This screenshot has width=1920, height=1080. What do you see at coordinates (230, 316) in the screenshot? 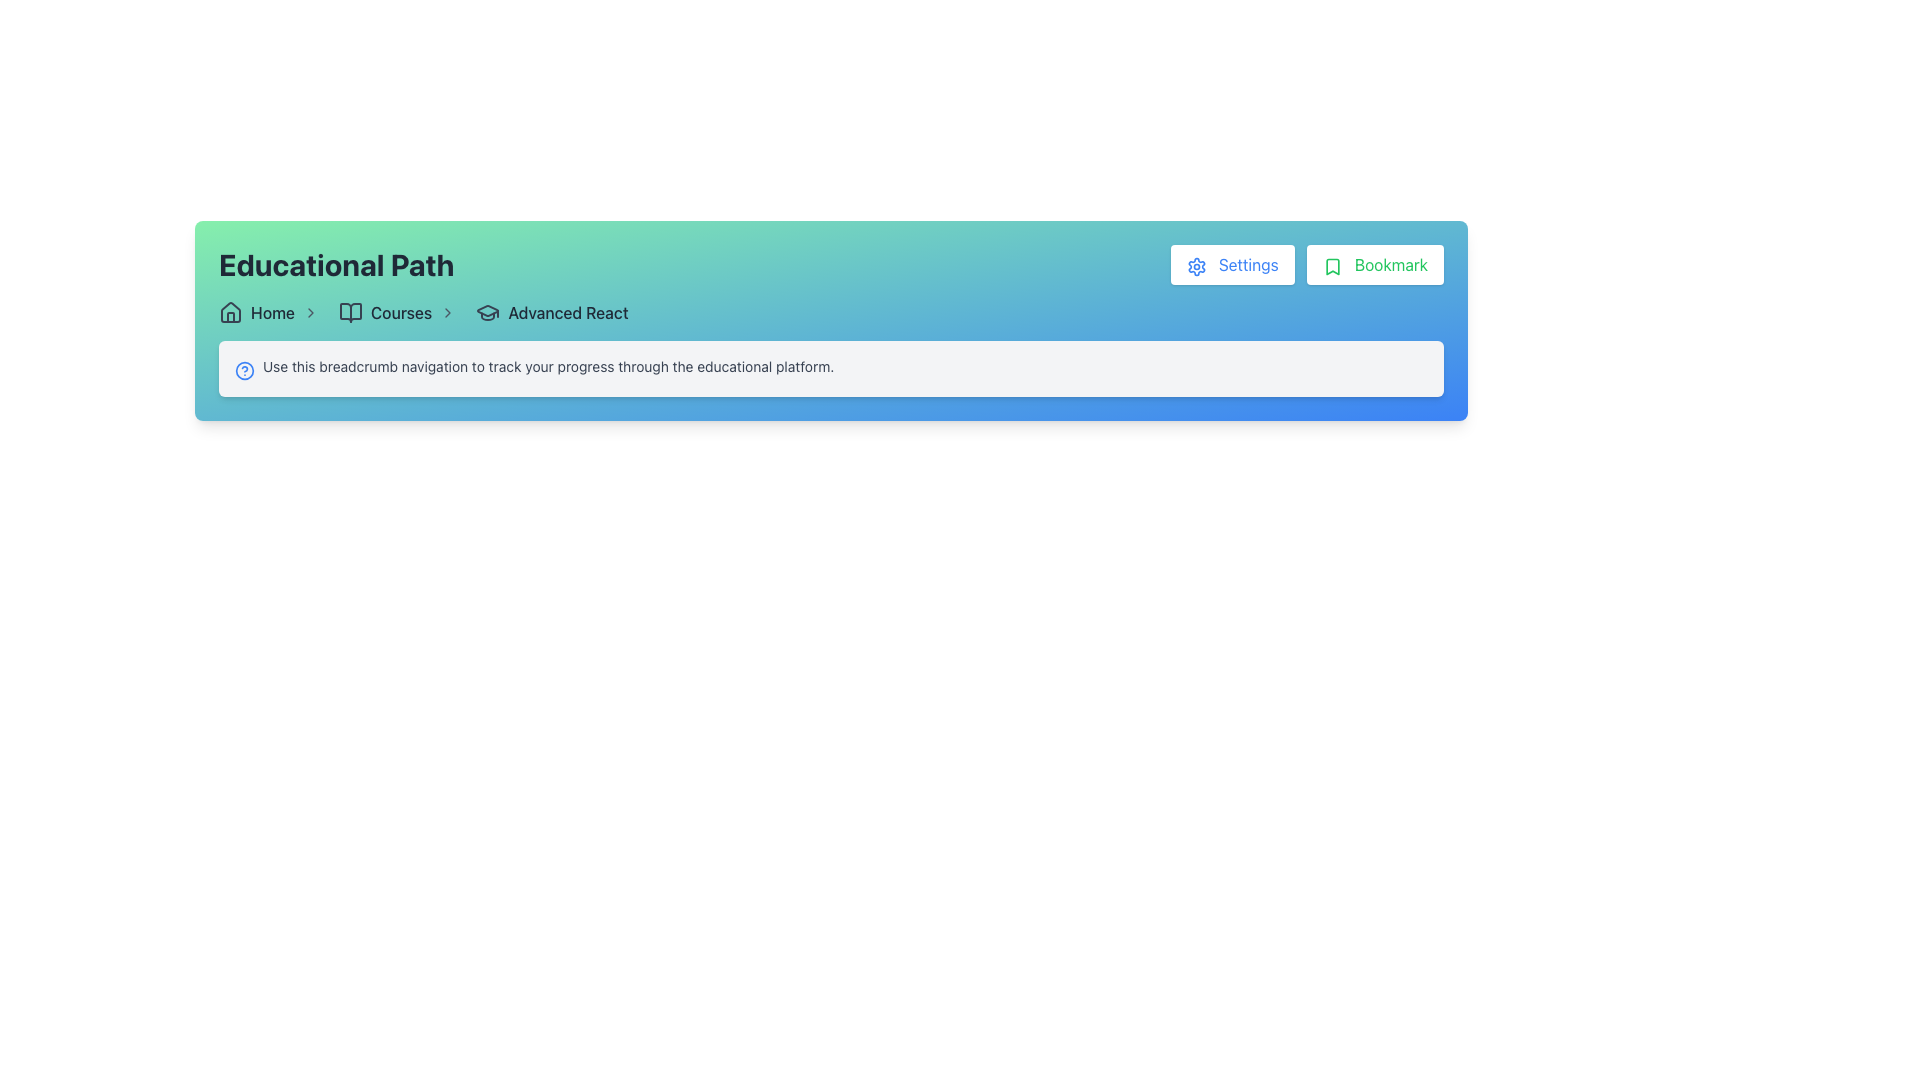
I see `the decorative vector graphic element resembling a door, which is part of the house icon in the breadcrumb navigation bar adjacent to the 'Home' text` at bounding box center [230, 316].